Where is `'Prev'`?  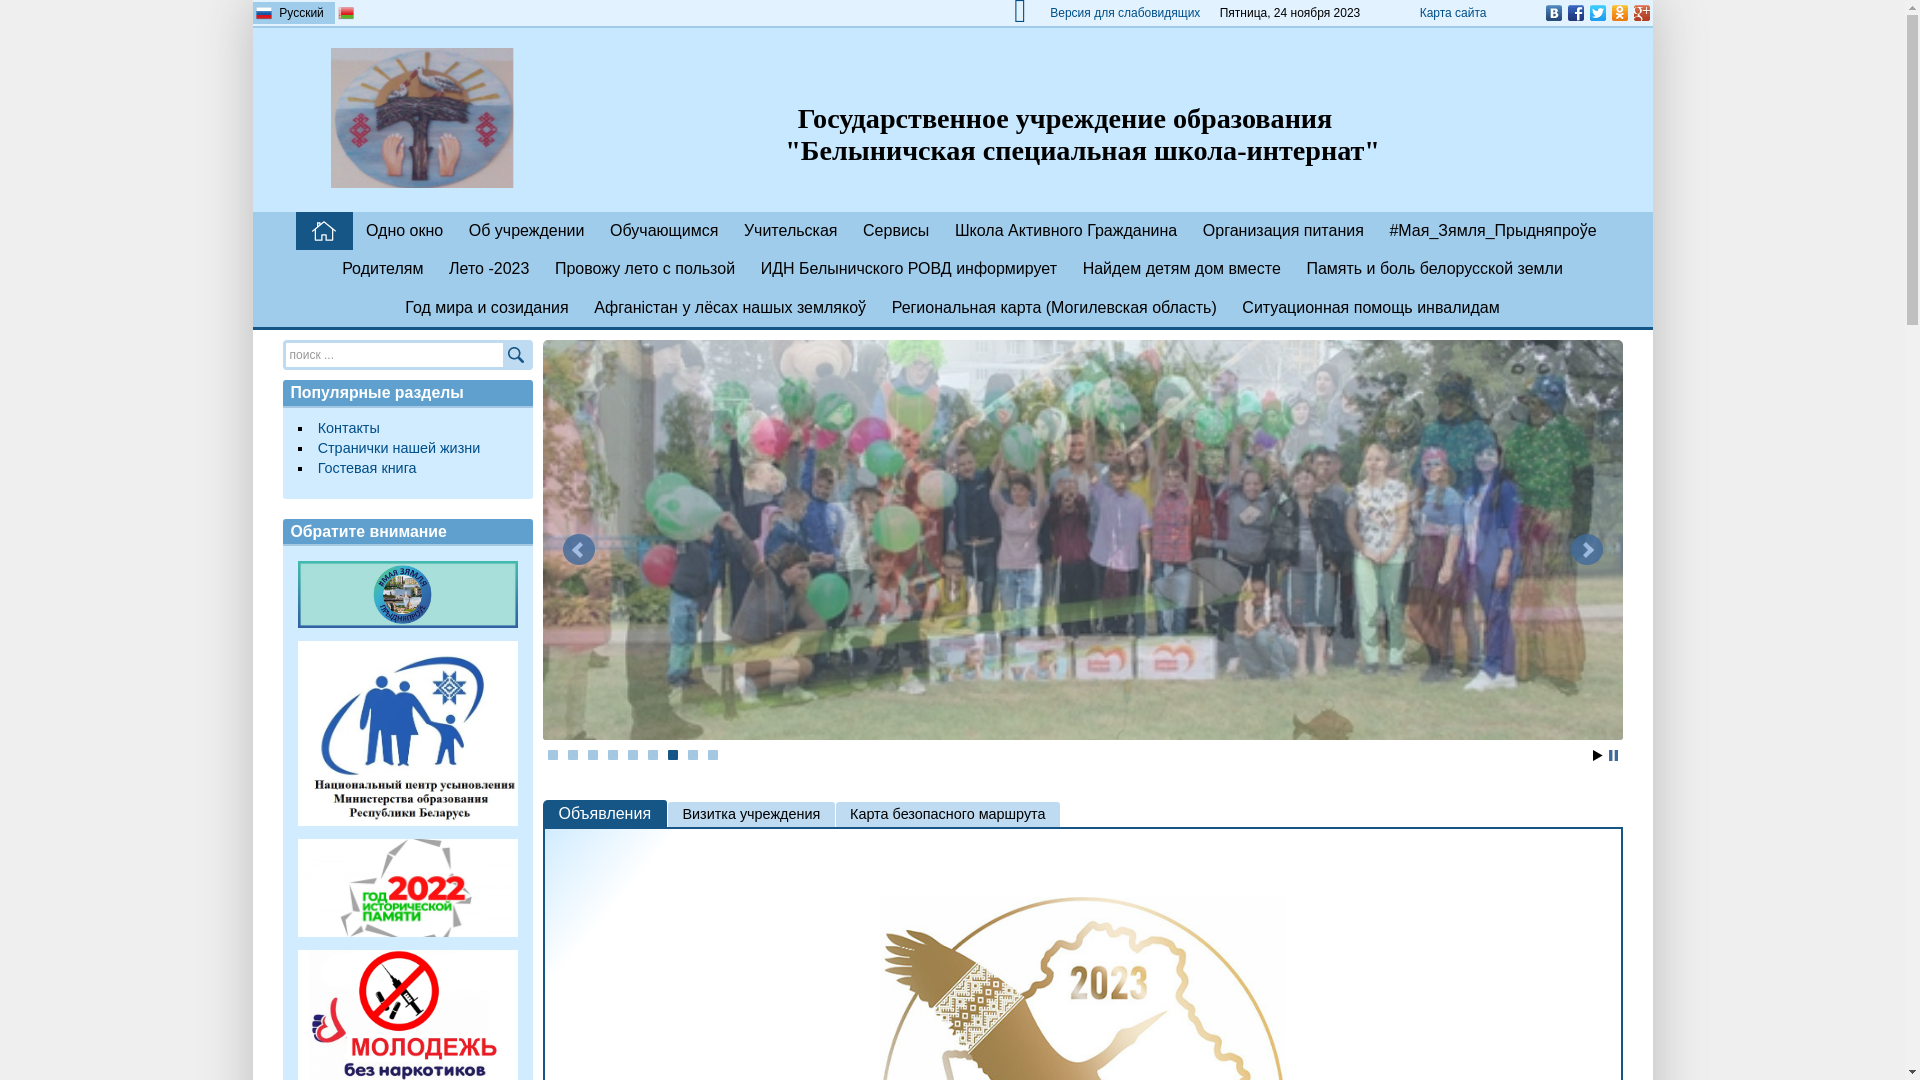 'Prev' is located at coordinates (560, 550).